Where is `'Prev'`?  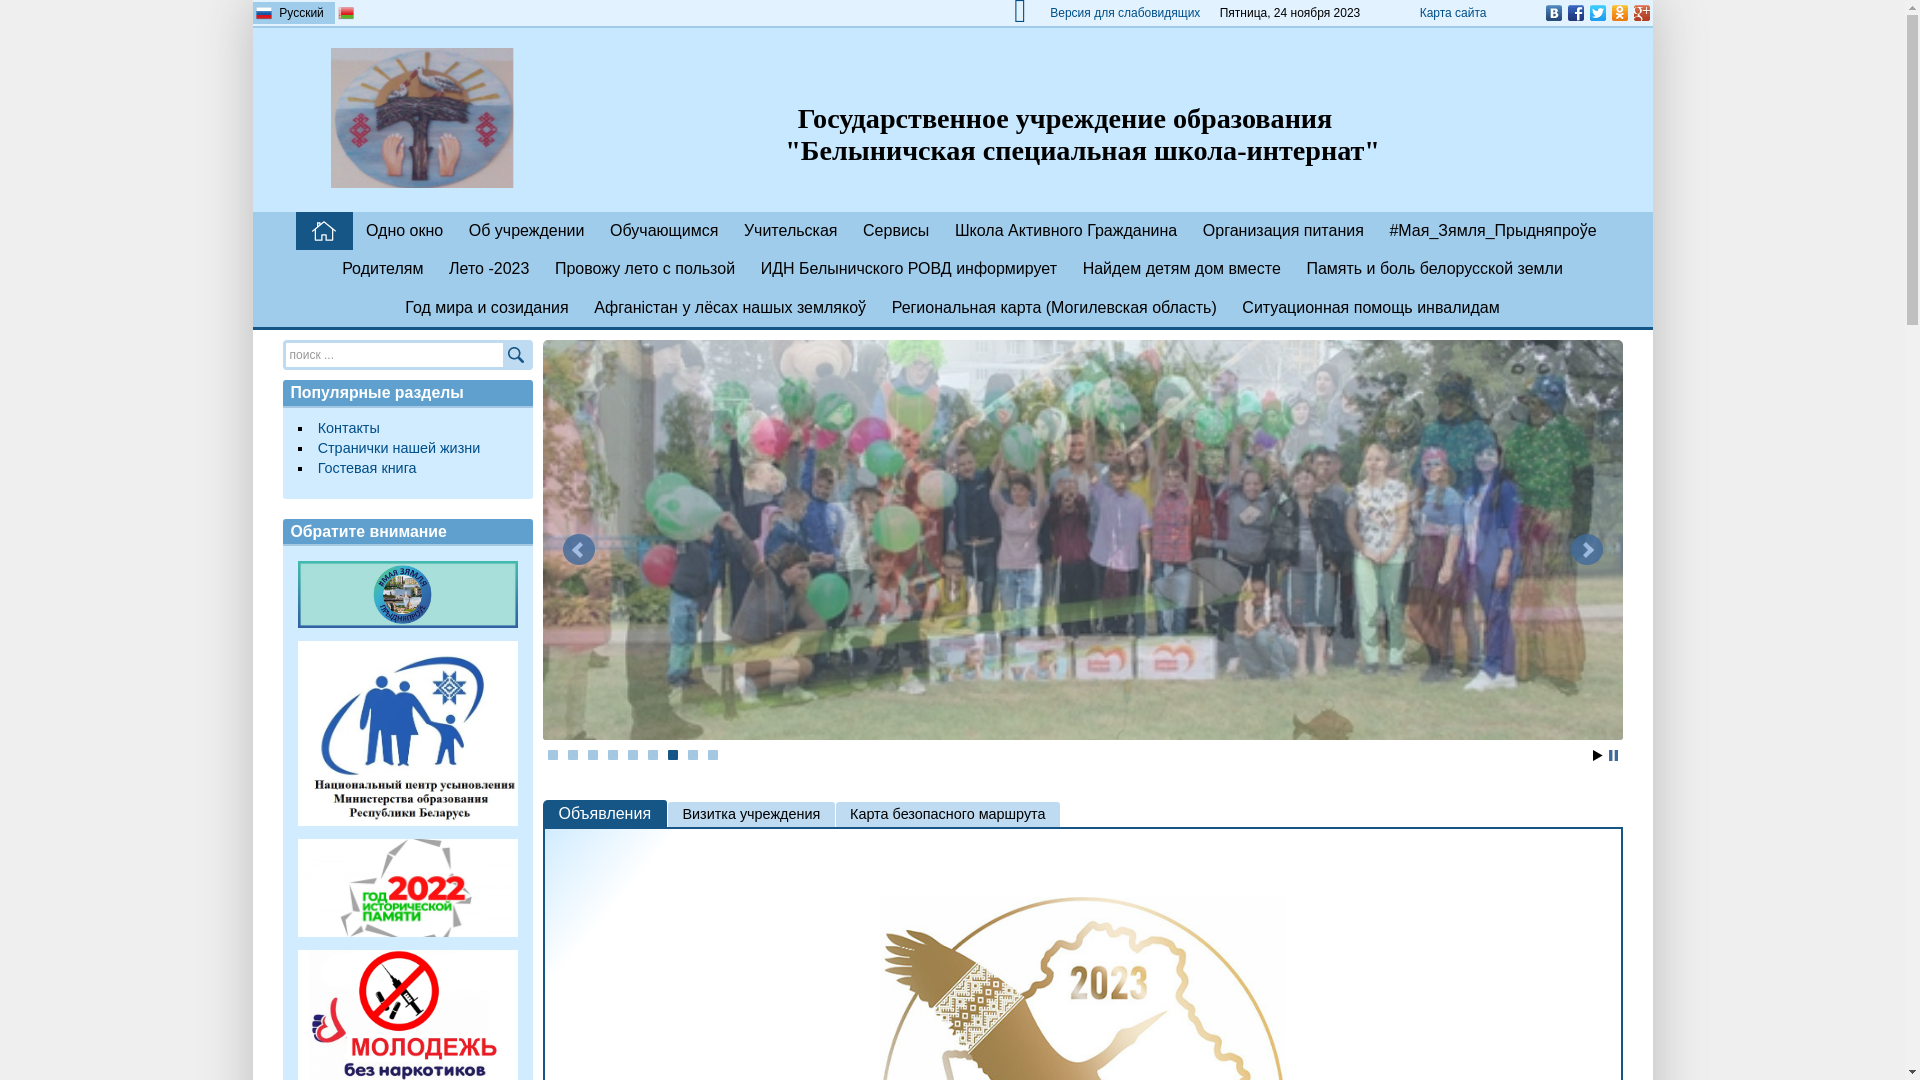 'Prev' is located at coordinates (560, 550).